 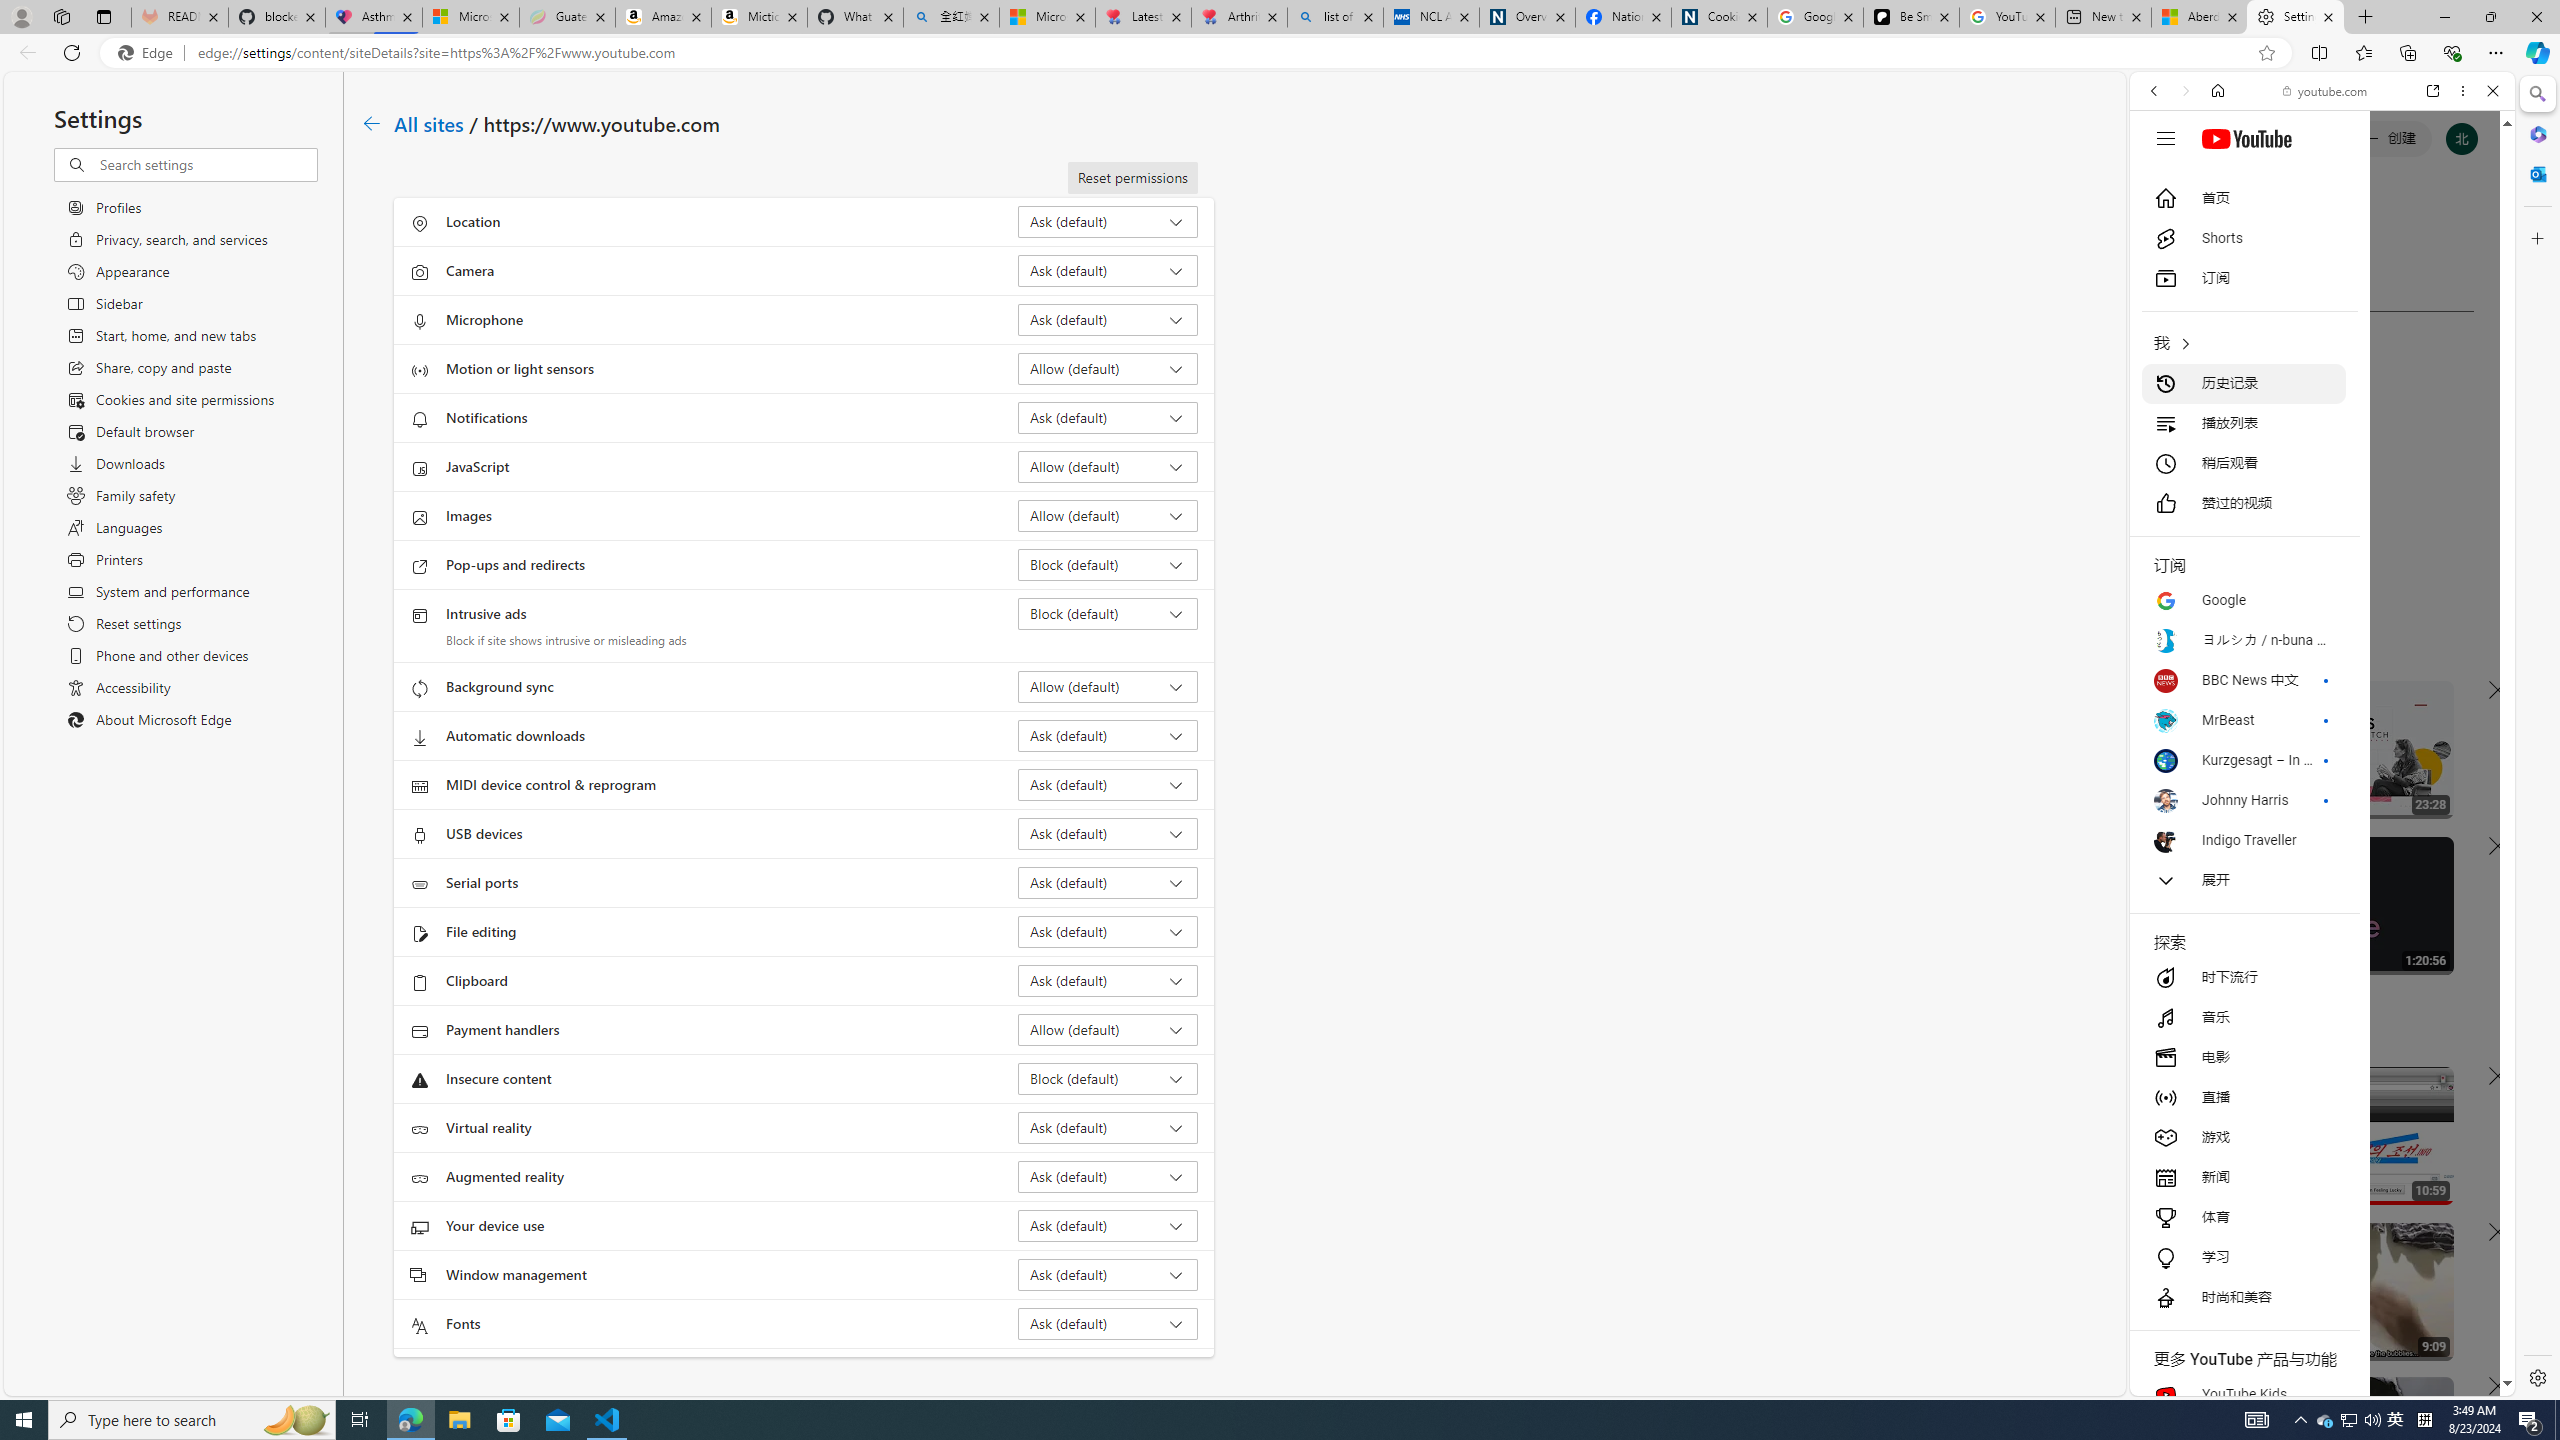 I want to click on 'Asthma Inhalers: Names and Types', so click(x=372, y=16).